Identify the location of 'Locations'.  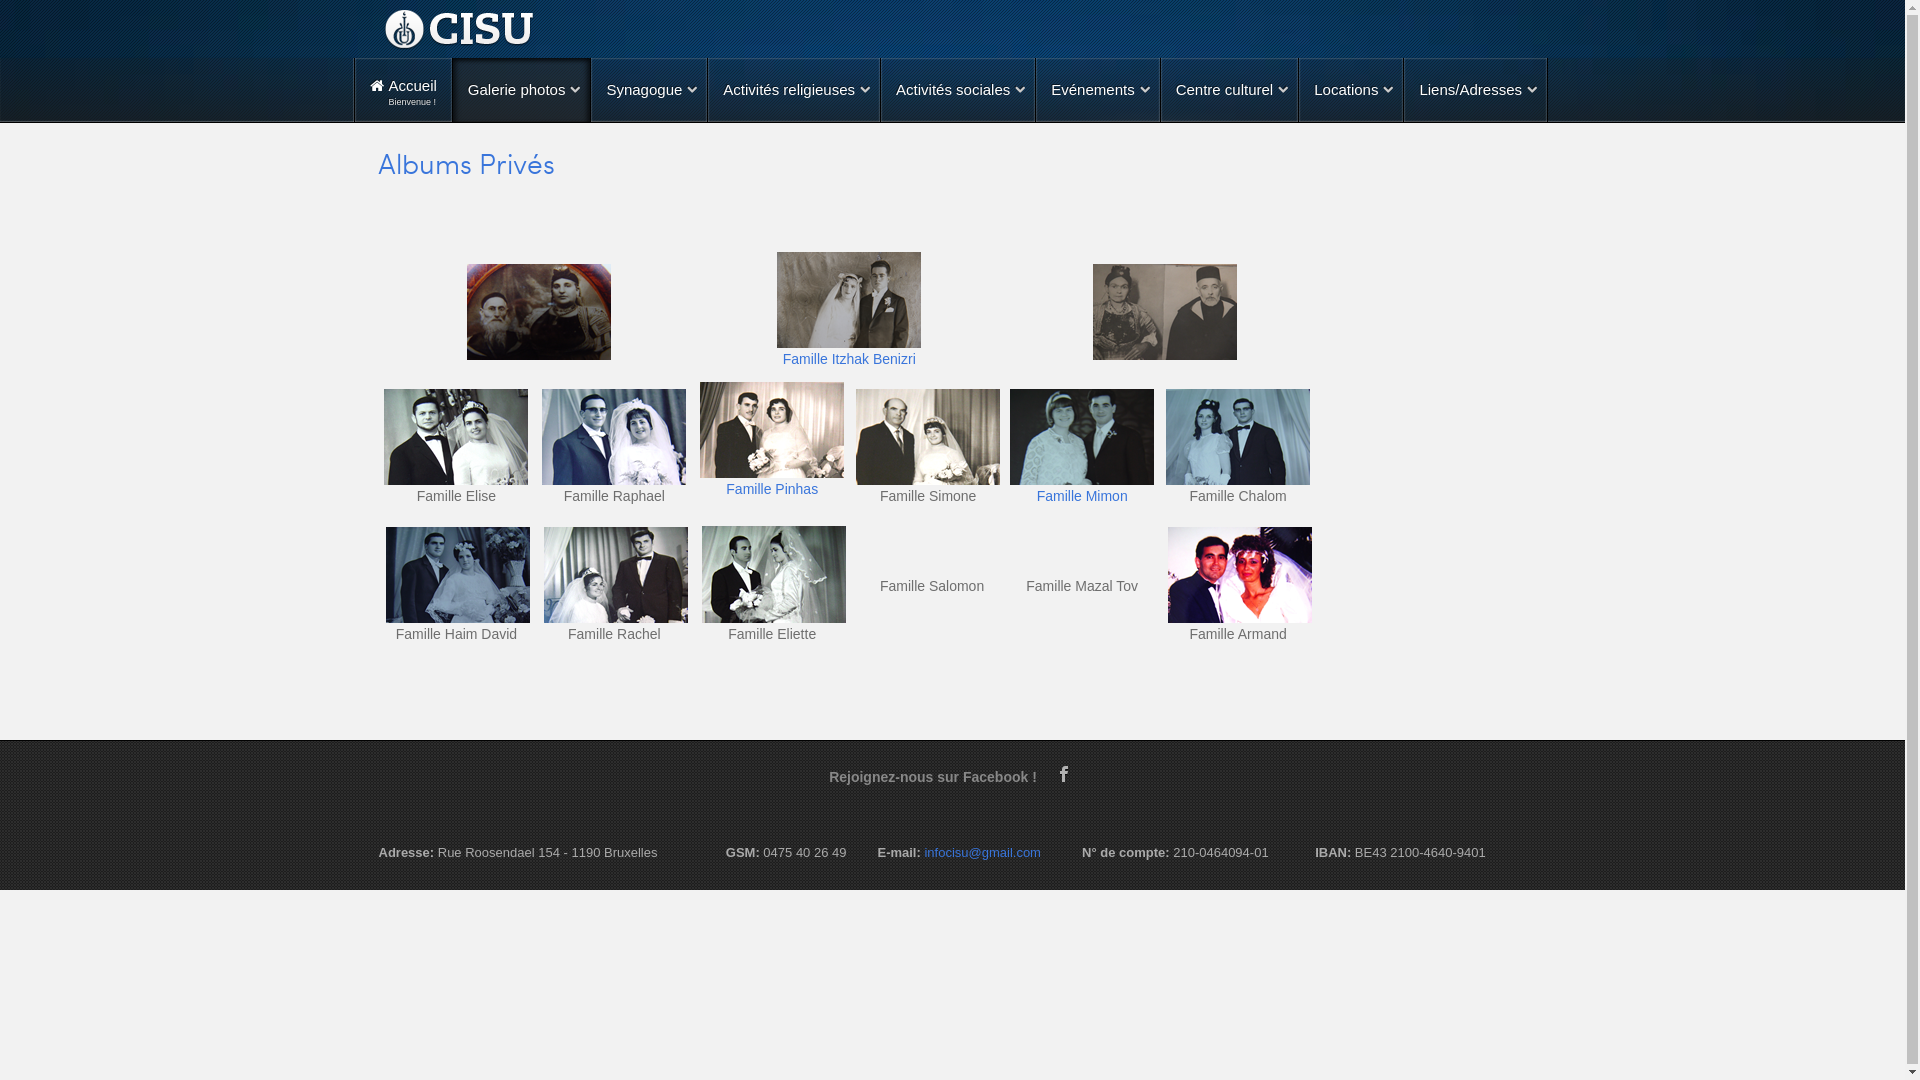
(1350, 88).